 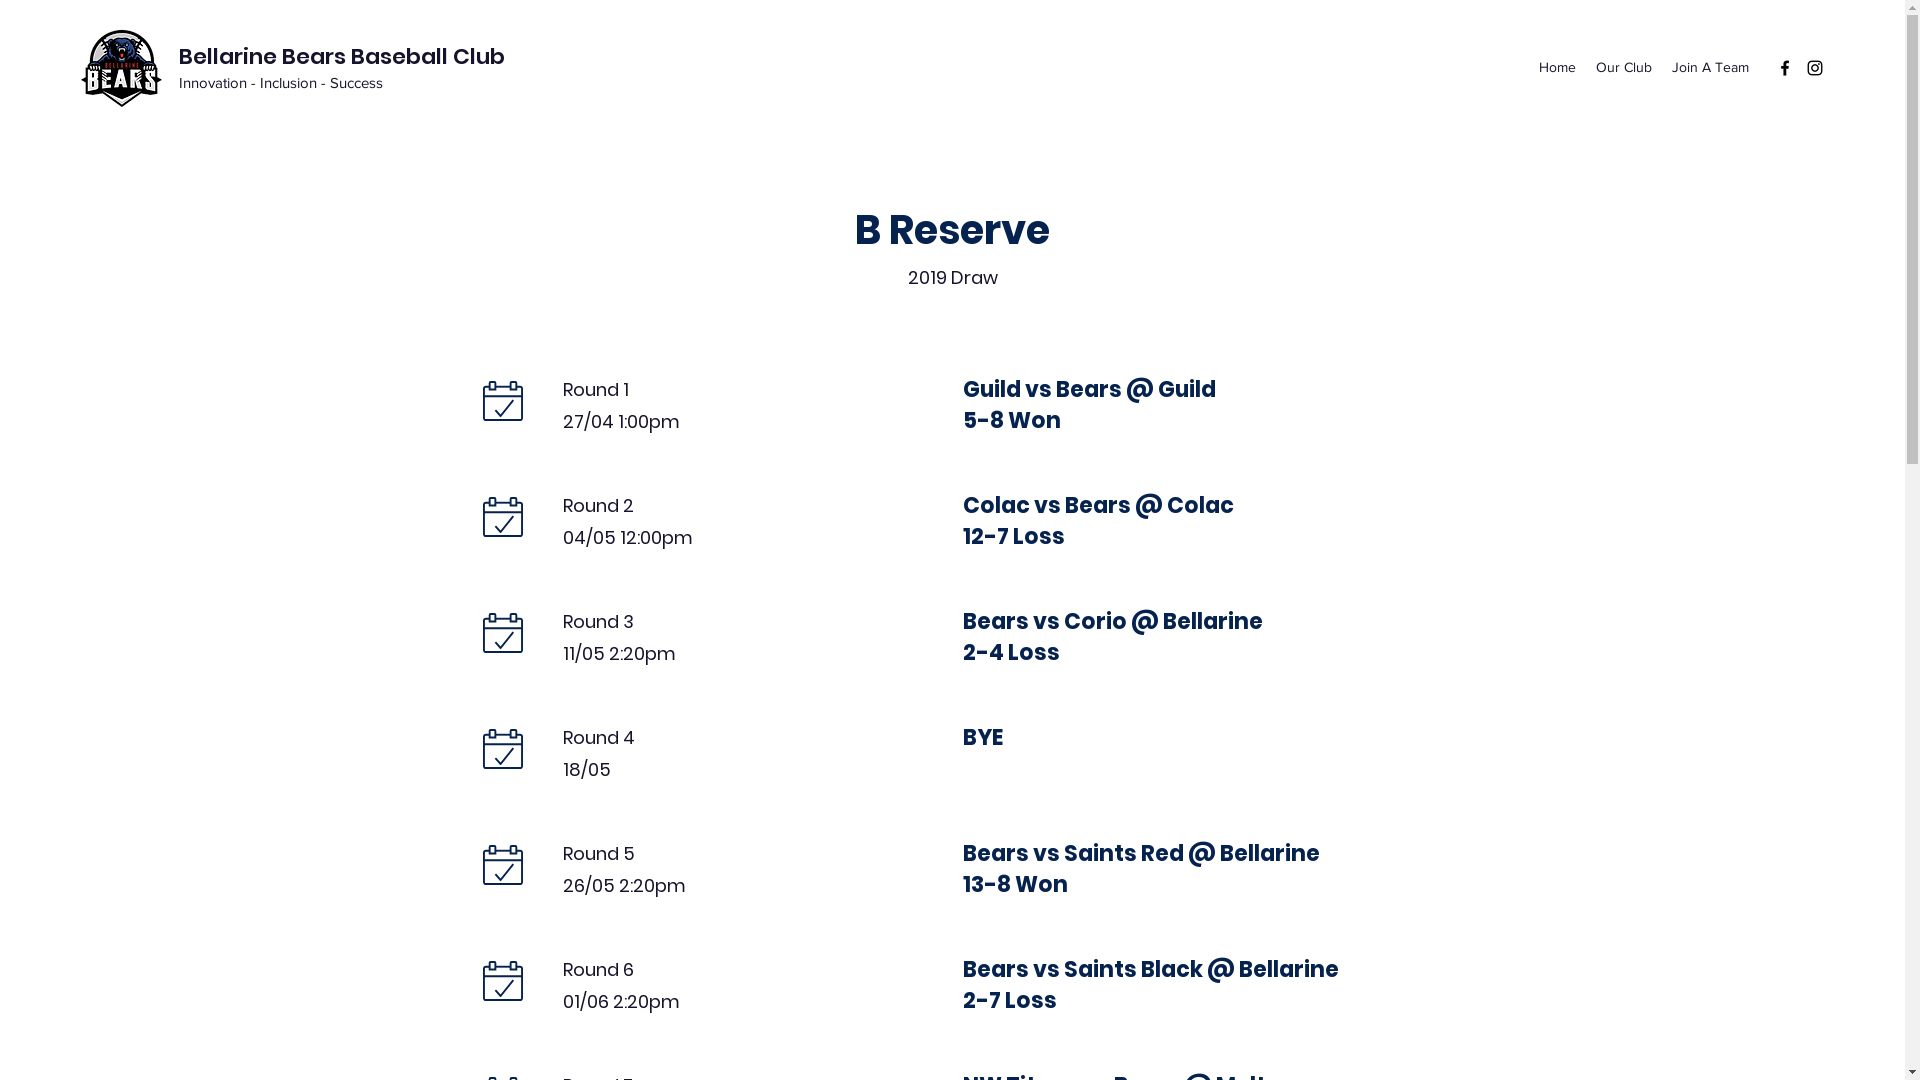 I want to click on 'Our Club', so click(x=1623, y=66).